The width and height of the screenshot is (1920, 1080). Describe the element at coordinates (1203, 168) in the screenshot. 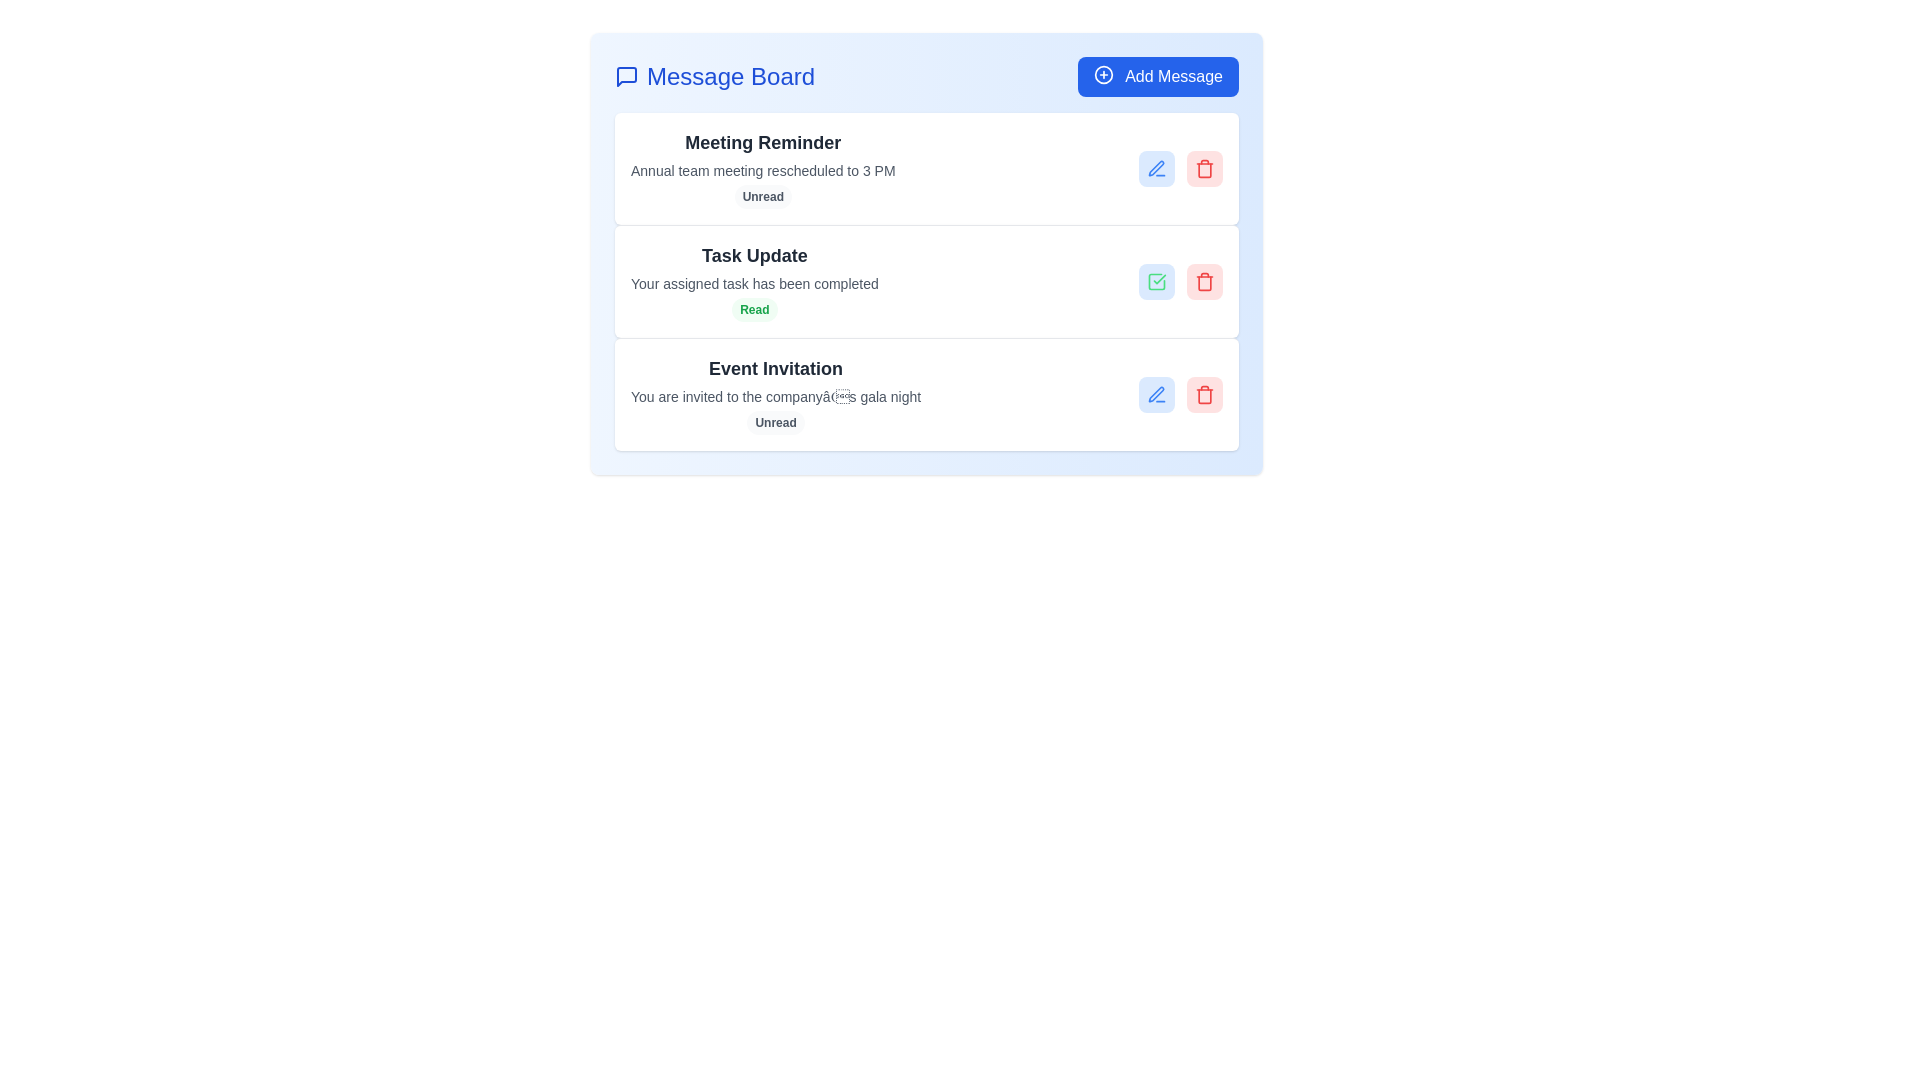

I see `the body of the trash icon represented as a Vector graphic component within the SVG icon in the Message Board interface` at that location.